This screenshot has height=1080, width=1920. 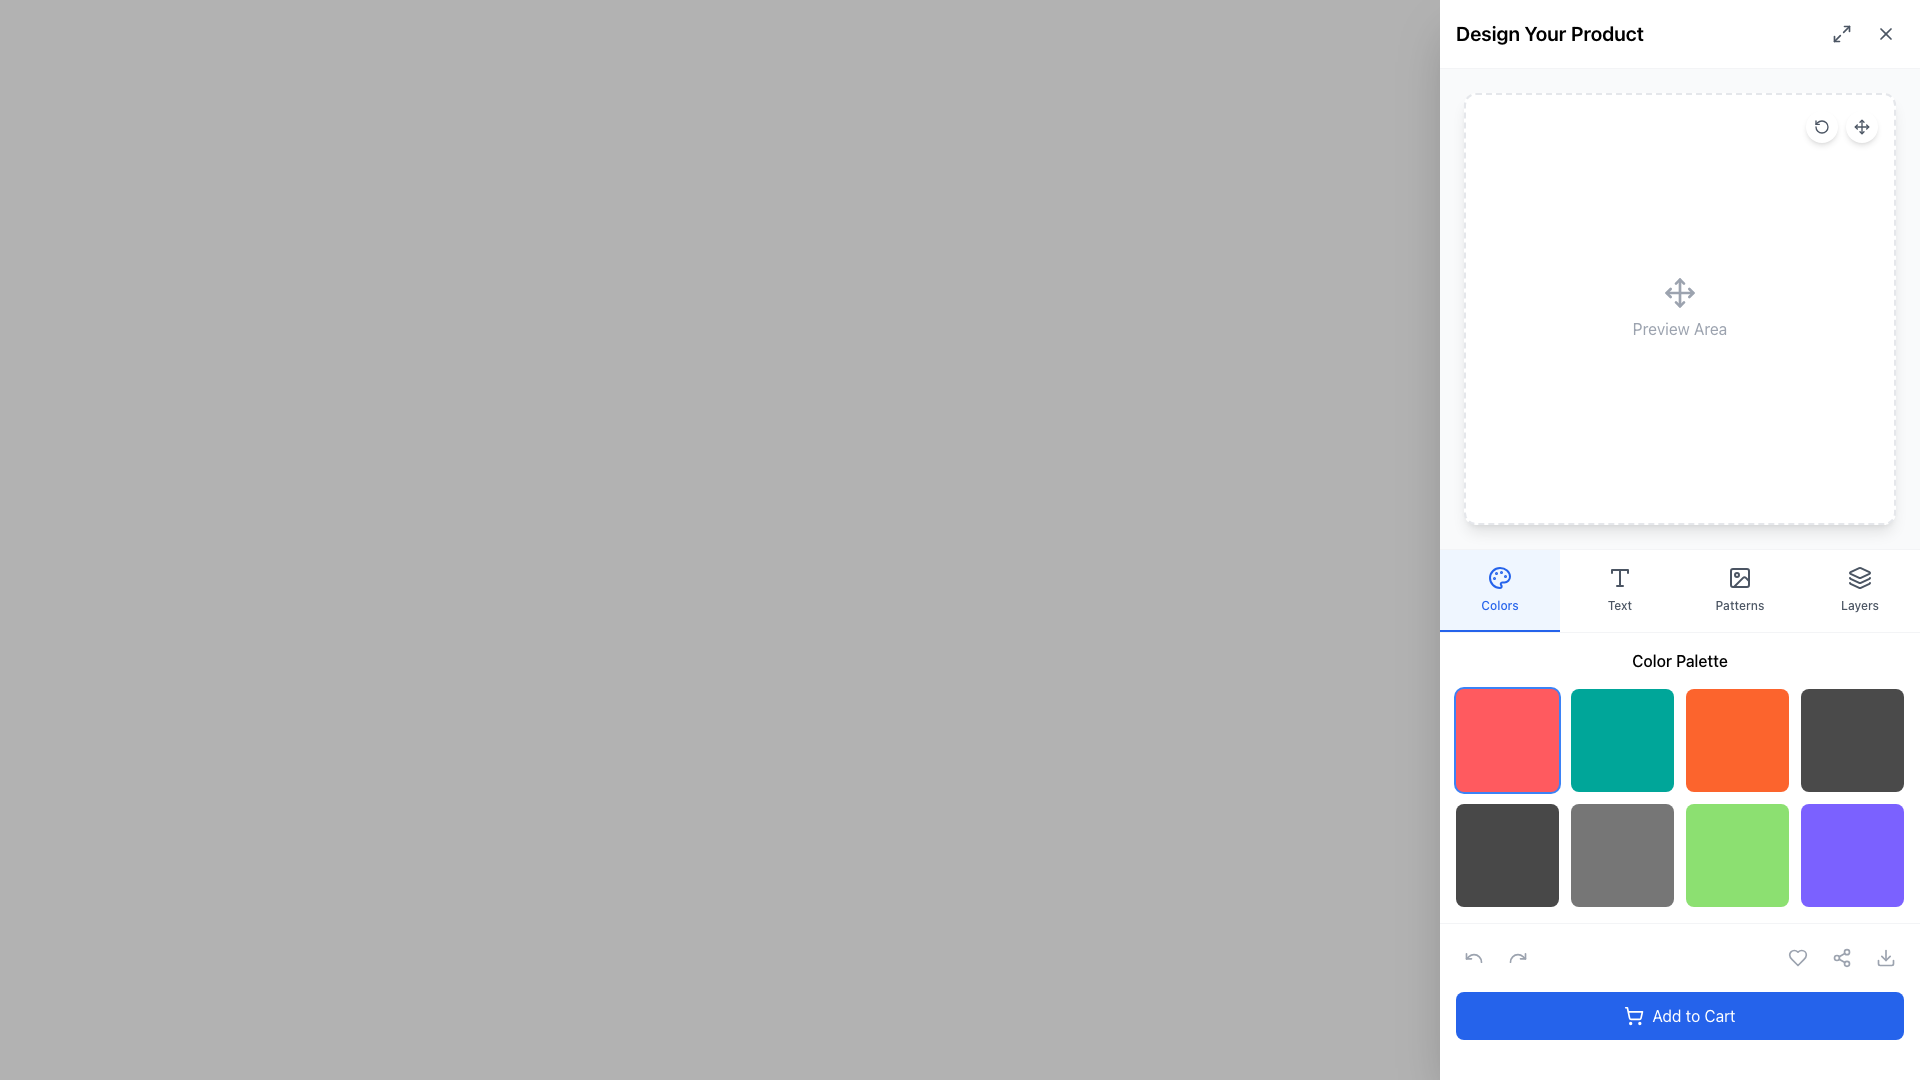 I want to click on the close button located in the top-right corner of the 'Design Your Product' panel, which is part of a group of buttons and aligns with the panel's border, so click(x=1885, y=34).